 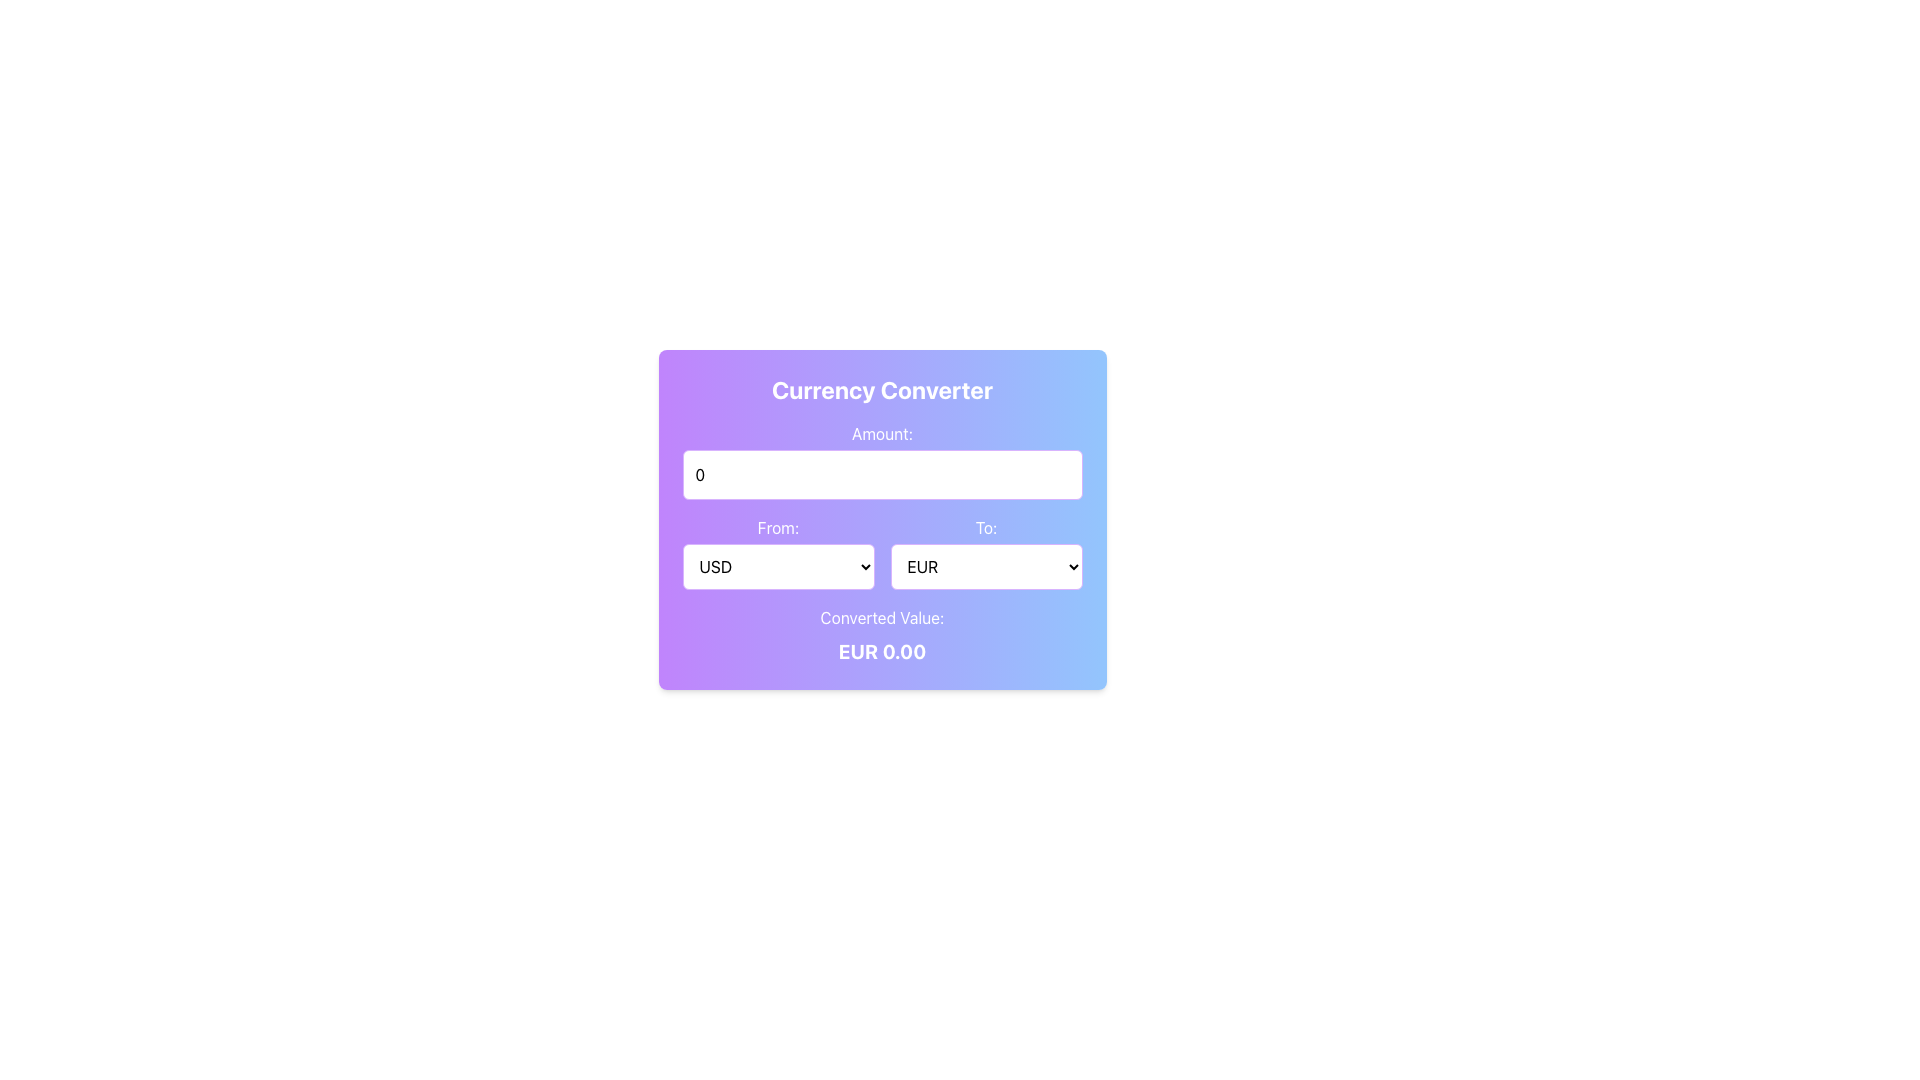 What do you see at coordinates (777, 527) in the screenshot?
I see `the text label displaying 'From:' which is styled in white on a gradient purple-to-blue background, located above the 'USD' dropdown in the currency conversion interface` at bounding box center [777, 527].